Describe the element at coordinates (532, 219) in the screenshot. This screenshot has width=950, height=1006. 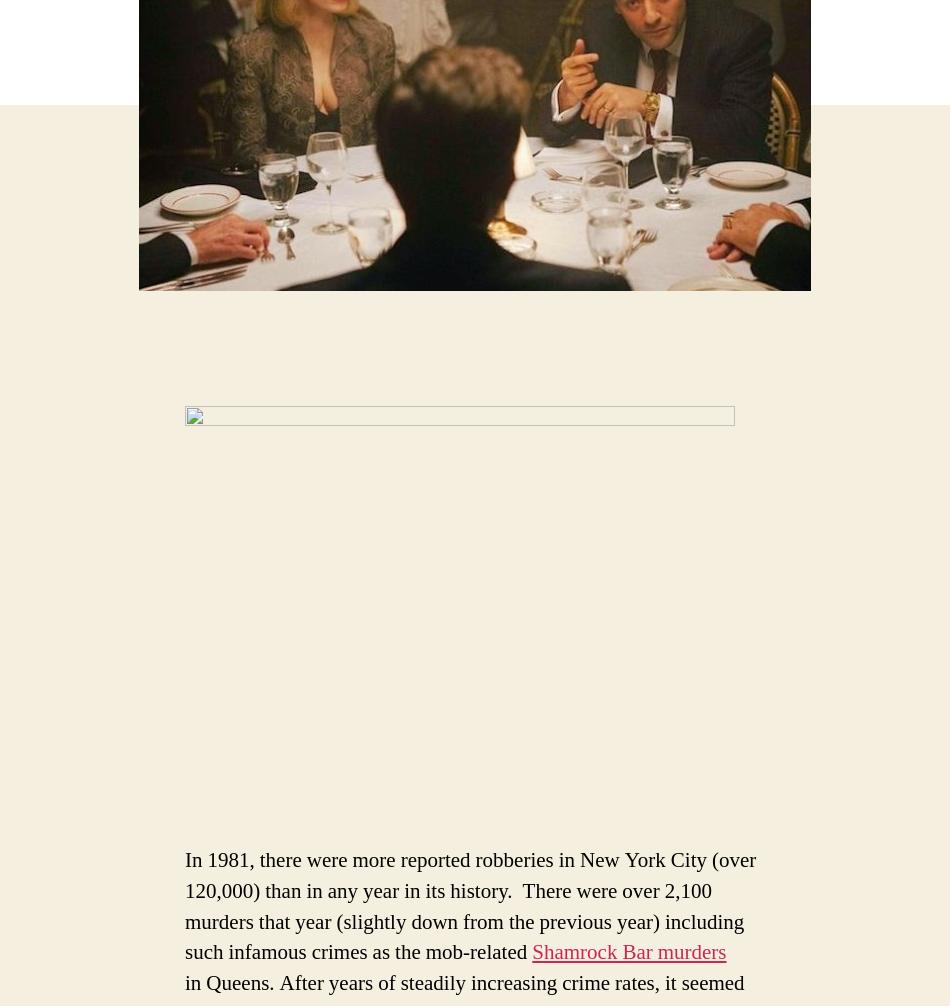
I see `'recent podcast episodes here'` at that location.